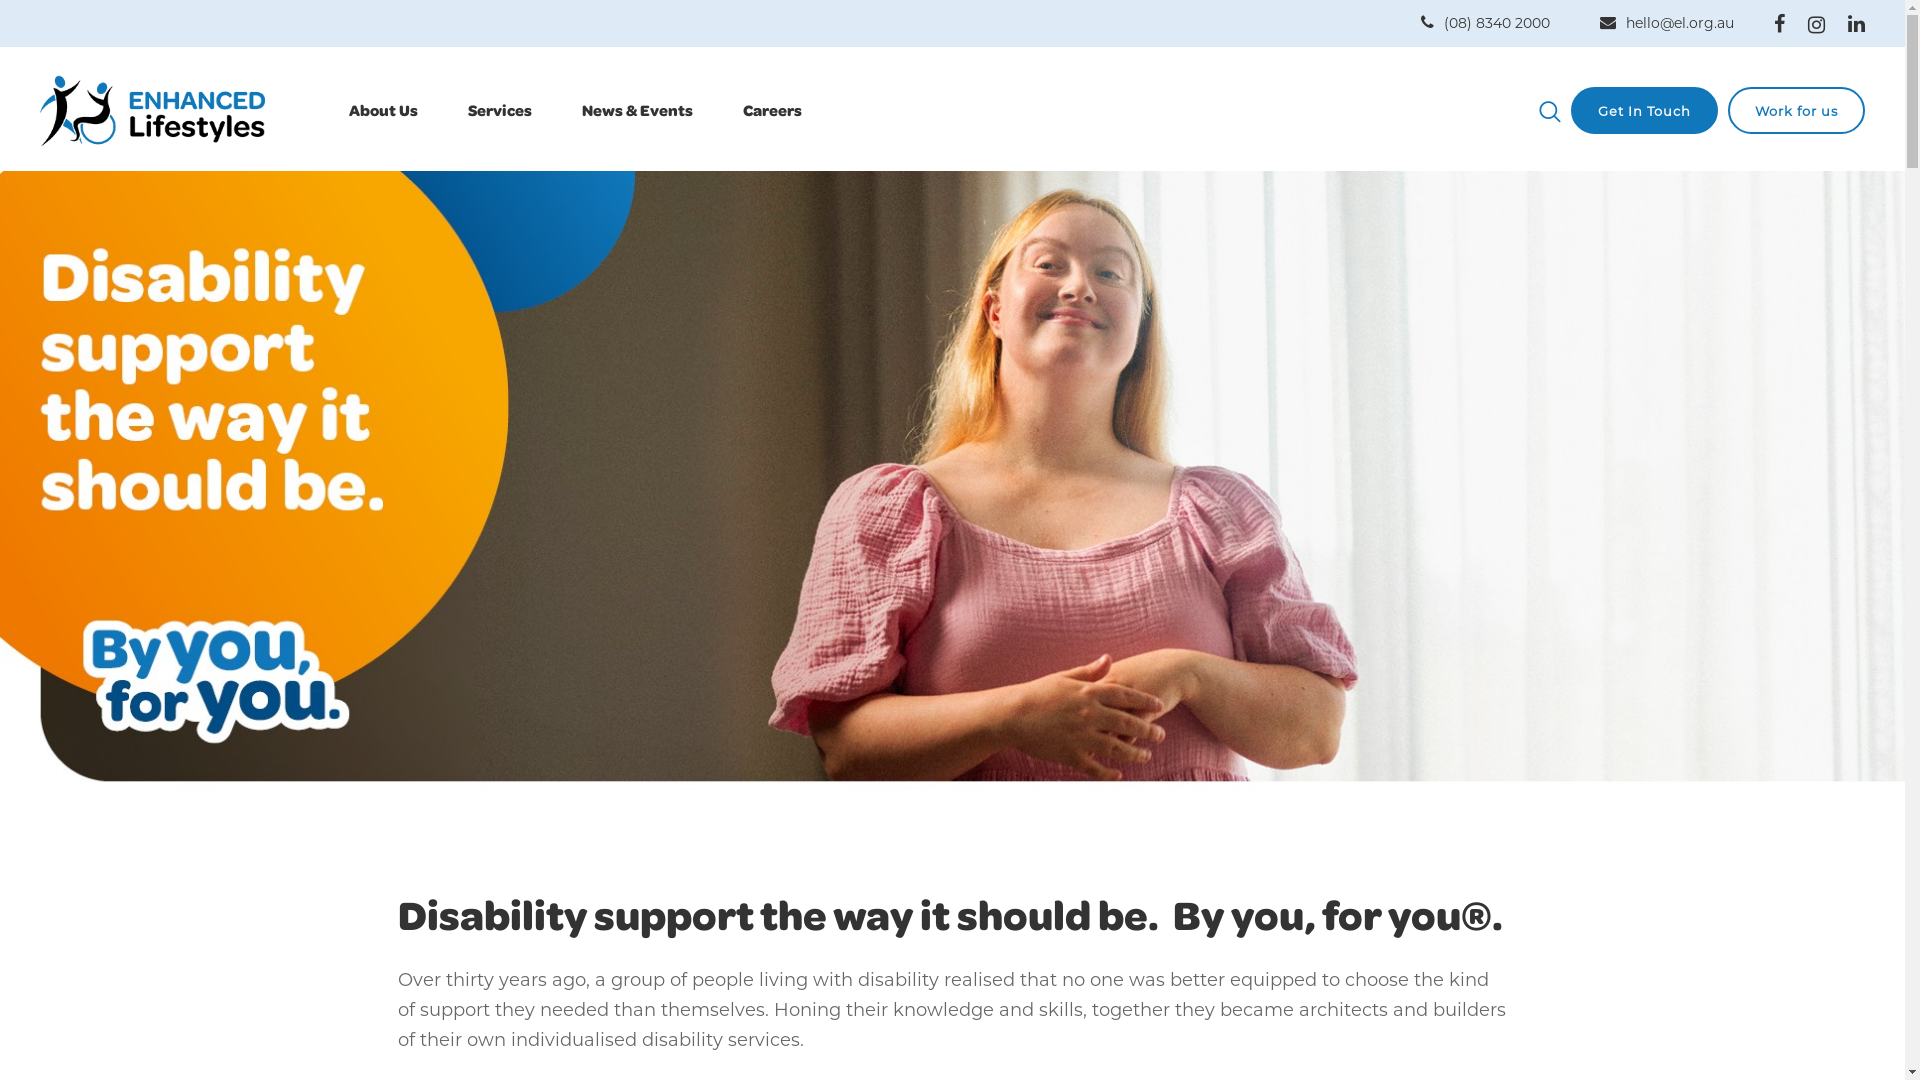 Image resolution: width=1920 pixels, height=1080 pixels. Describe the element at coordinates (1816, 24) in the screenshot. I see `'Instagram'` at that location.